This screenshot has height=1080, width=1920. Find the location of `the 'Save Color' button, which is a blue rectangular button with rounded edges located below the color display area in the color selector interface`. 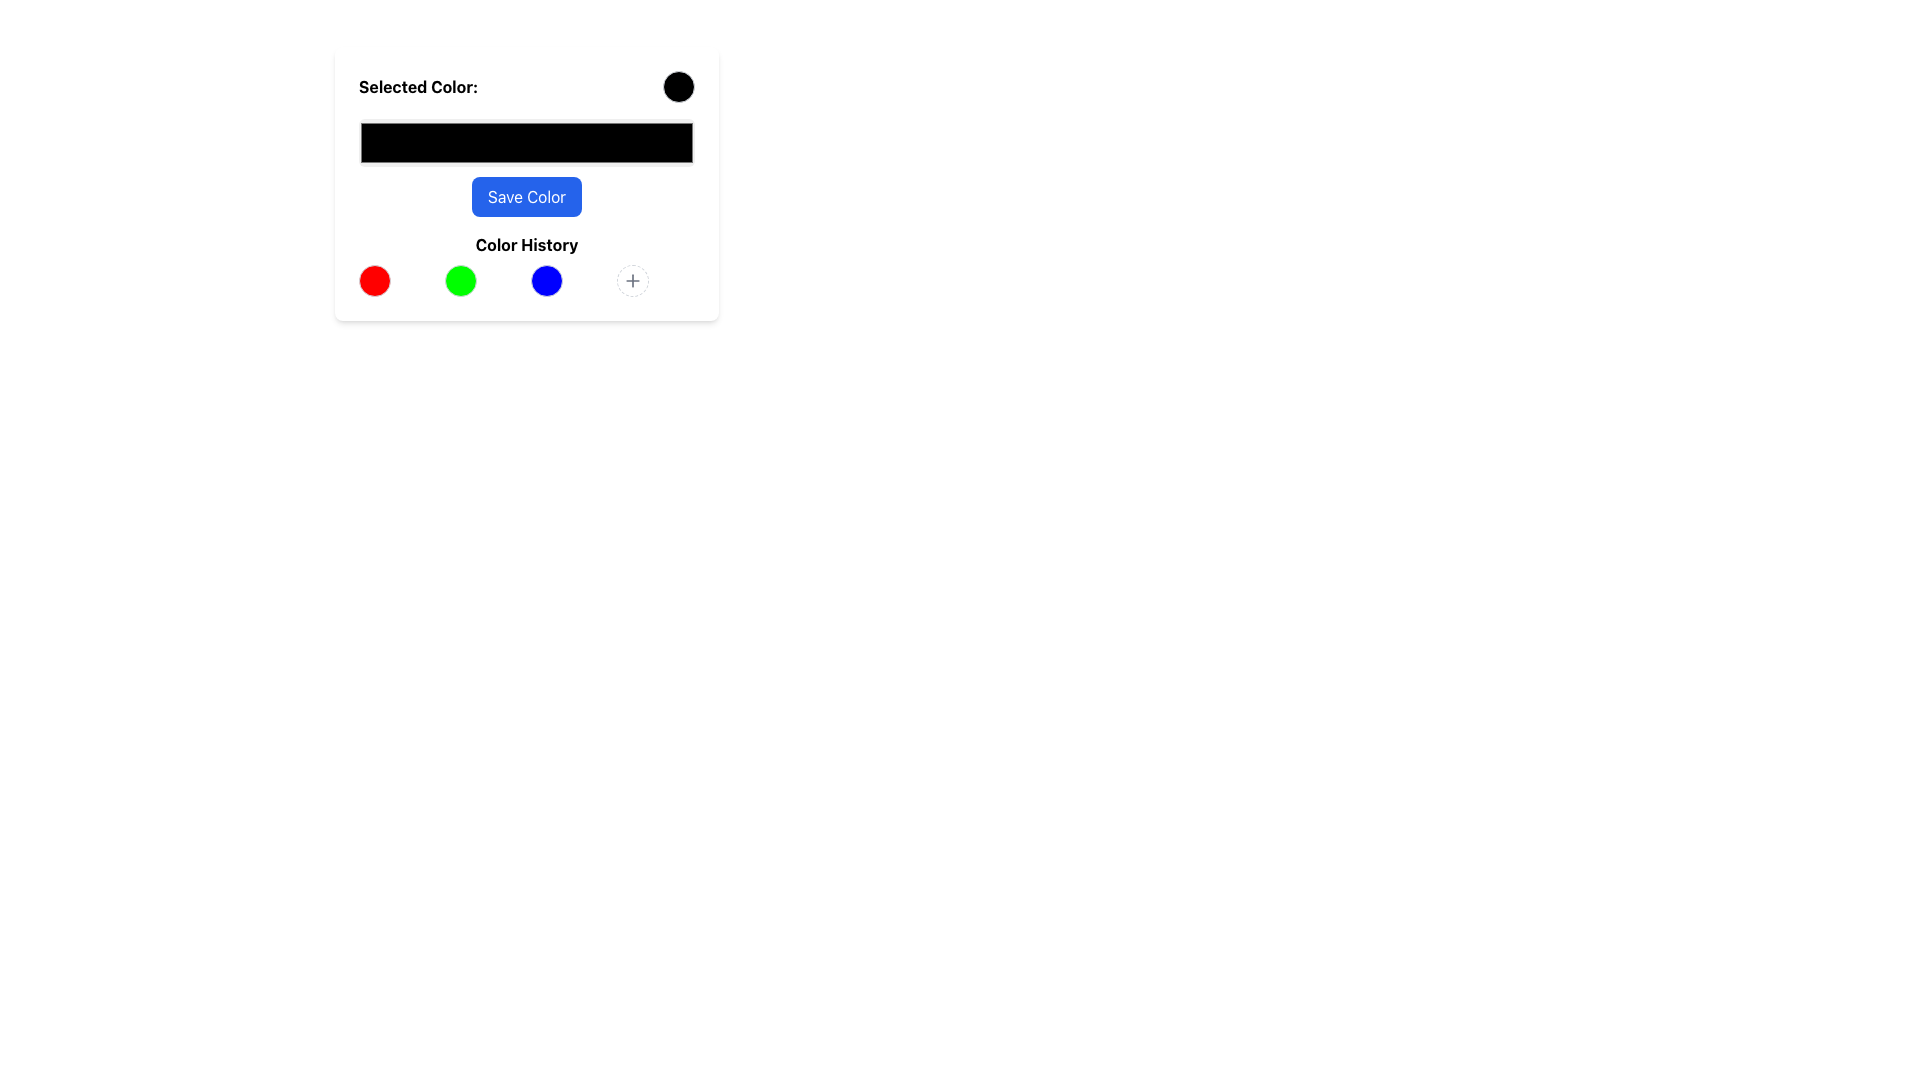

the 'Save Color' button, which is a blue rectangular button with rounded edges located below the color display area in the color selector interface is located at coordinates (527, 196).